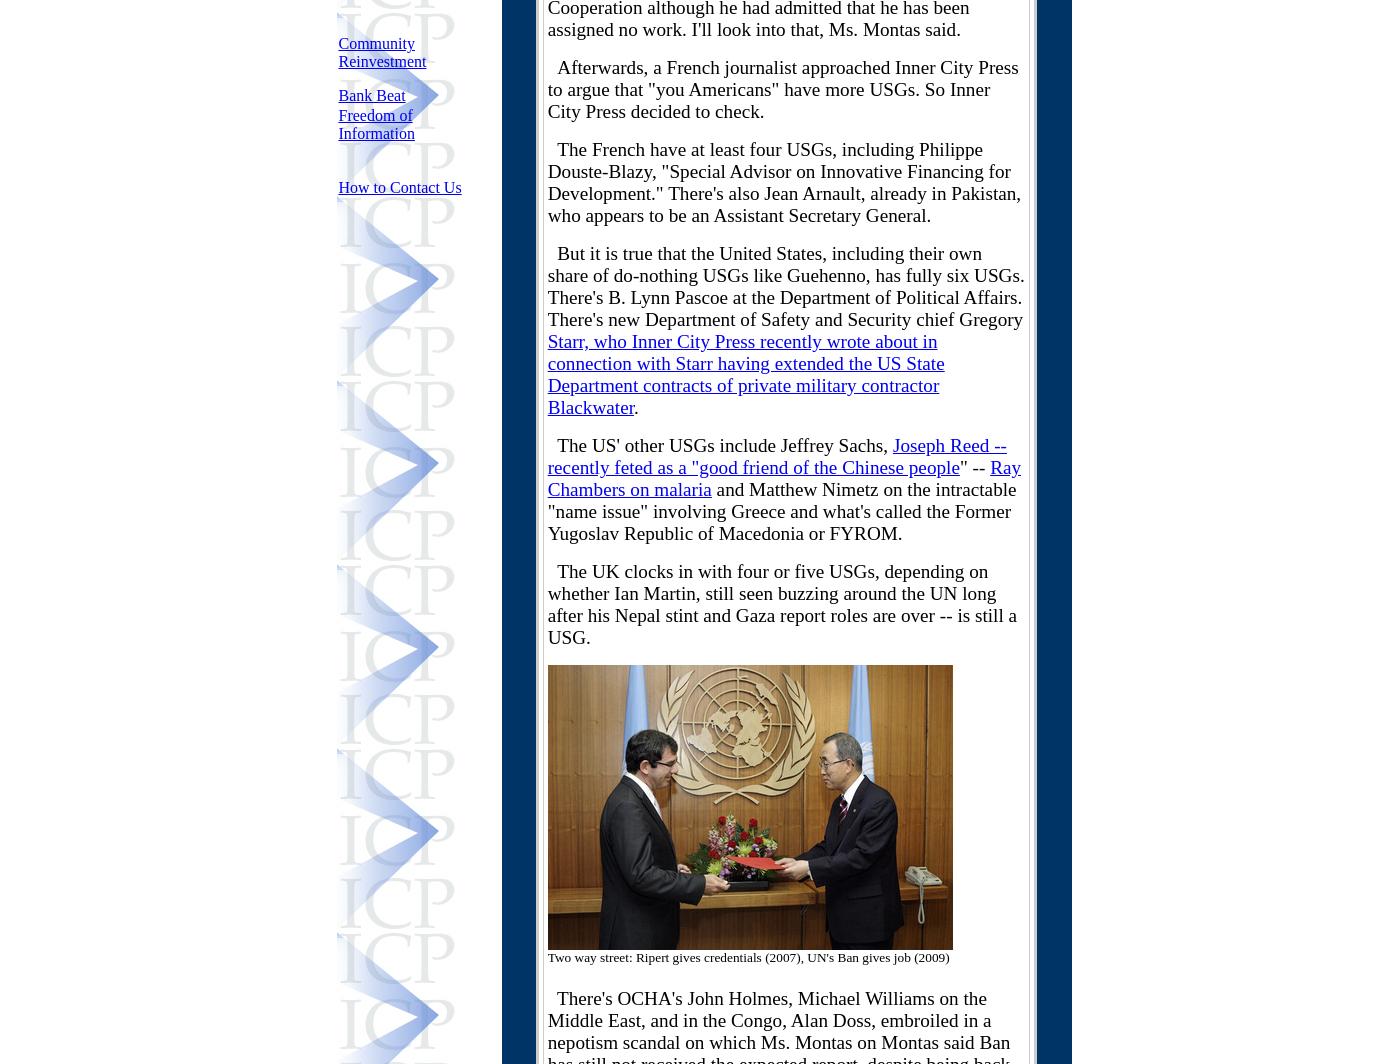 The height and width of the screenshot is (1064, 1400). What do you see at coordinates (974, 467) in the screenshot?
I see `'" --'` at bounding box center [974, 467].